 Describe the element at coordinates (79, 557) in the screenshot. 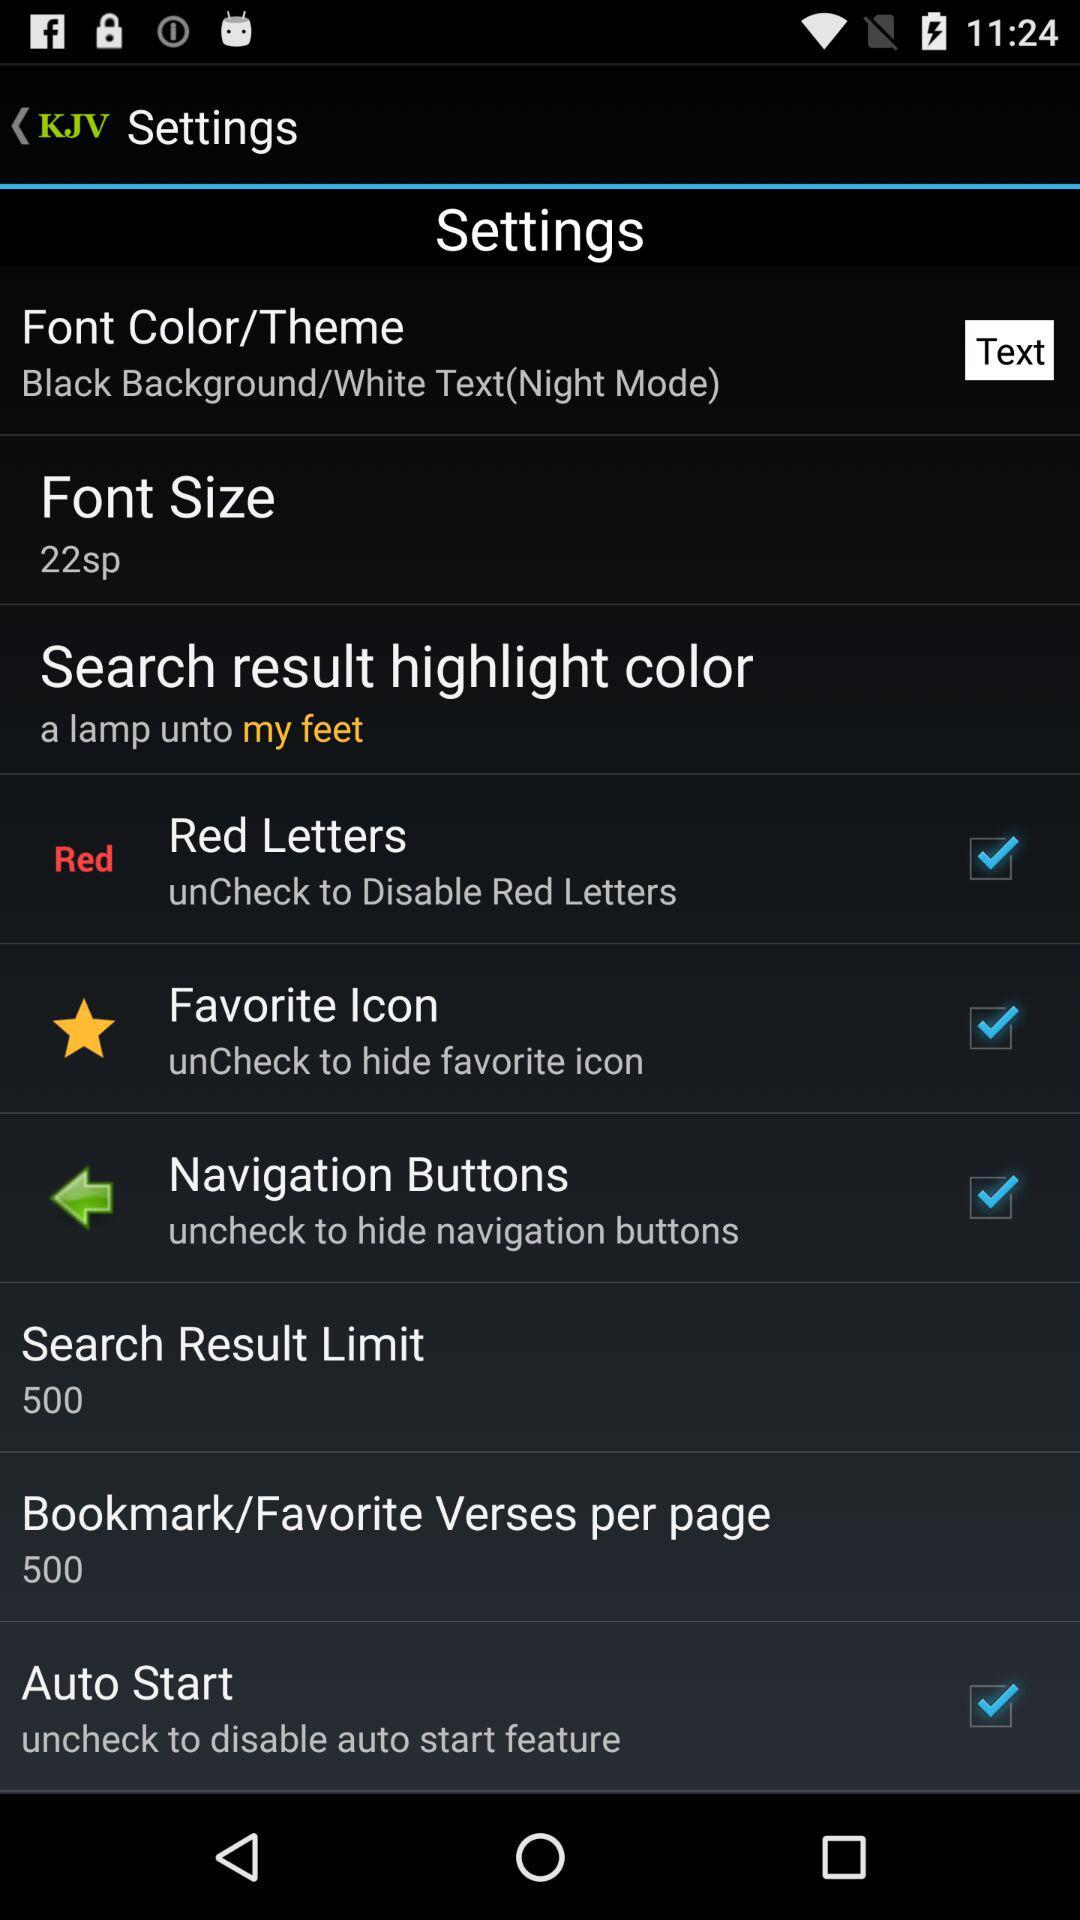

I see `the 22sp item` at that location.